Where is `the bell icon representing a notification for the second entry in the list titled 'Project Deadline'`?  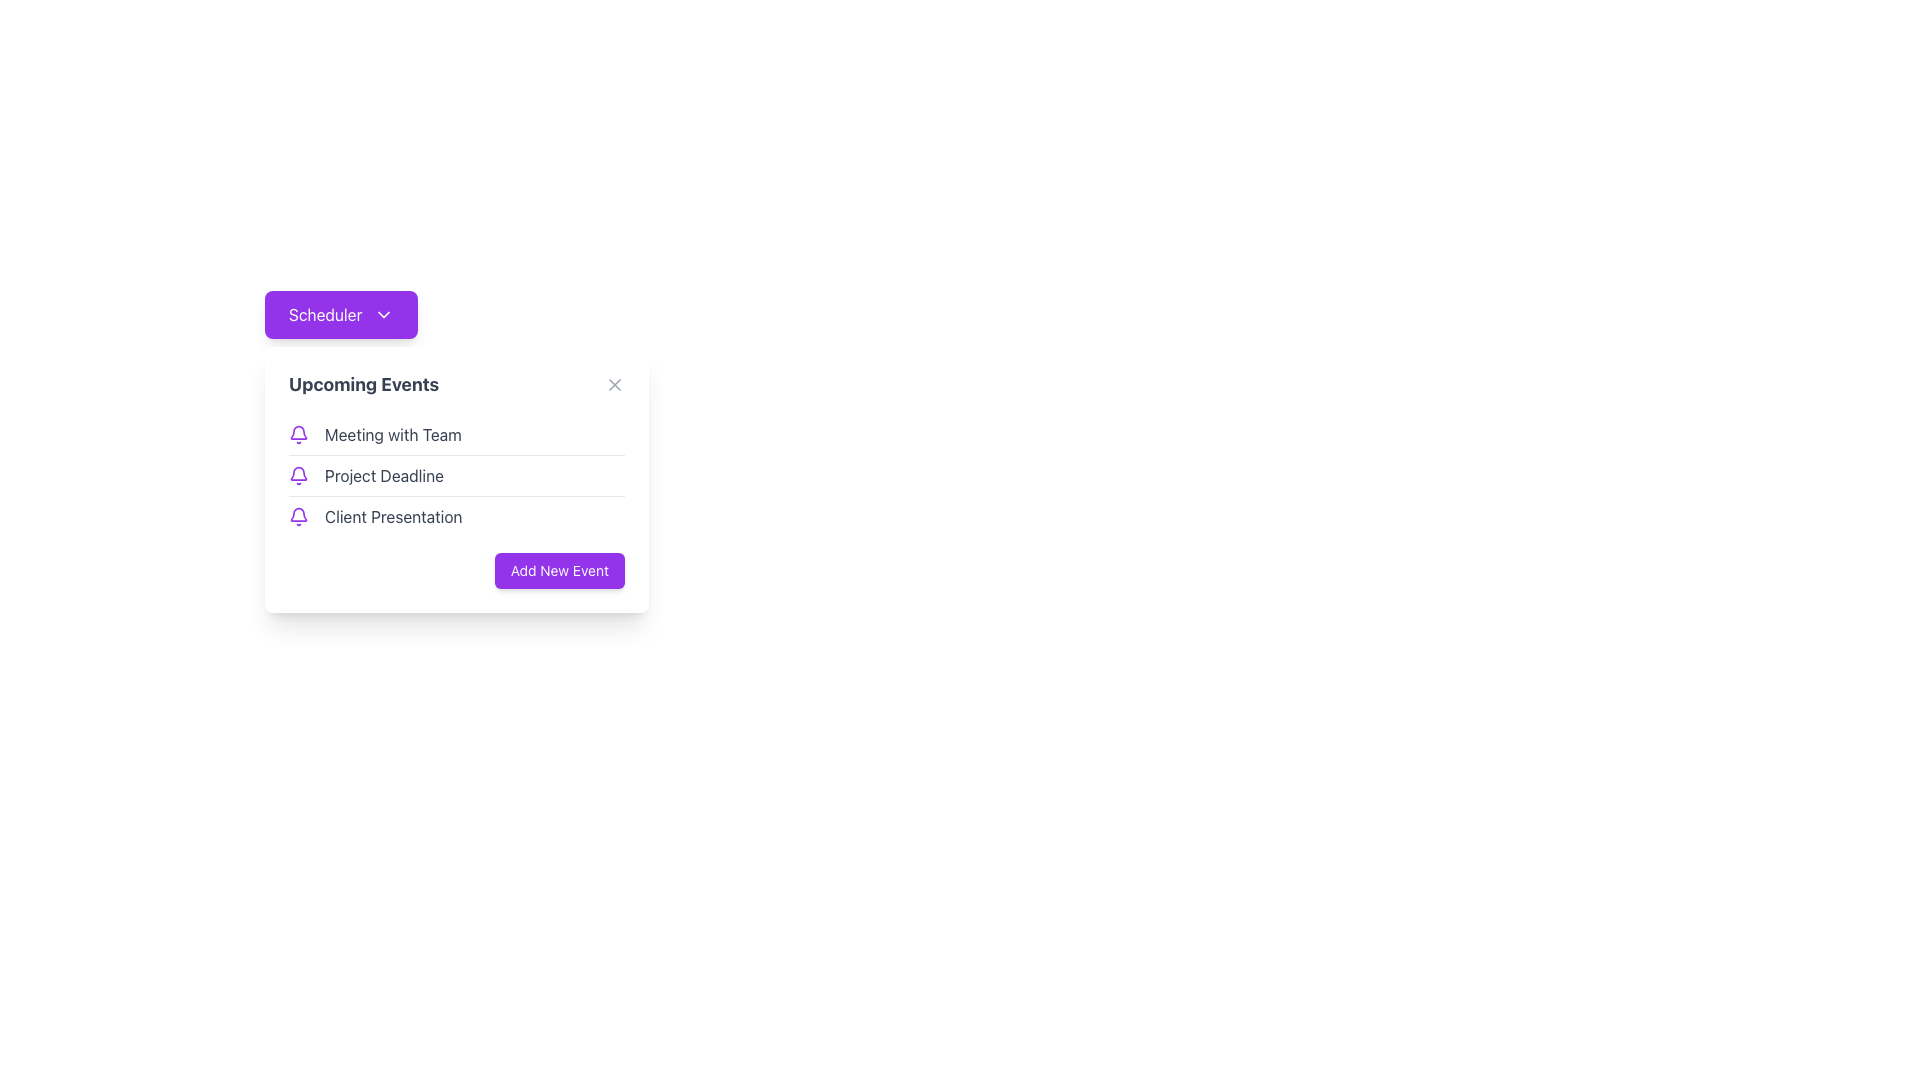
the bell icon representing a notification for the second entry in the list titled 'Project Deadline' is located at coordinates (297, 473).